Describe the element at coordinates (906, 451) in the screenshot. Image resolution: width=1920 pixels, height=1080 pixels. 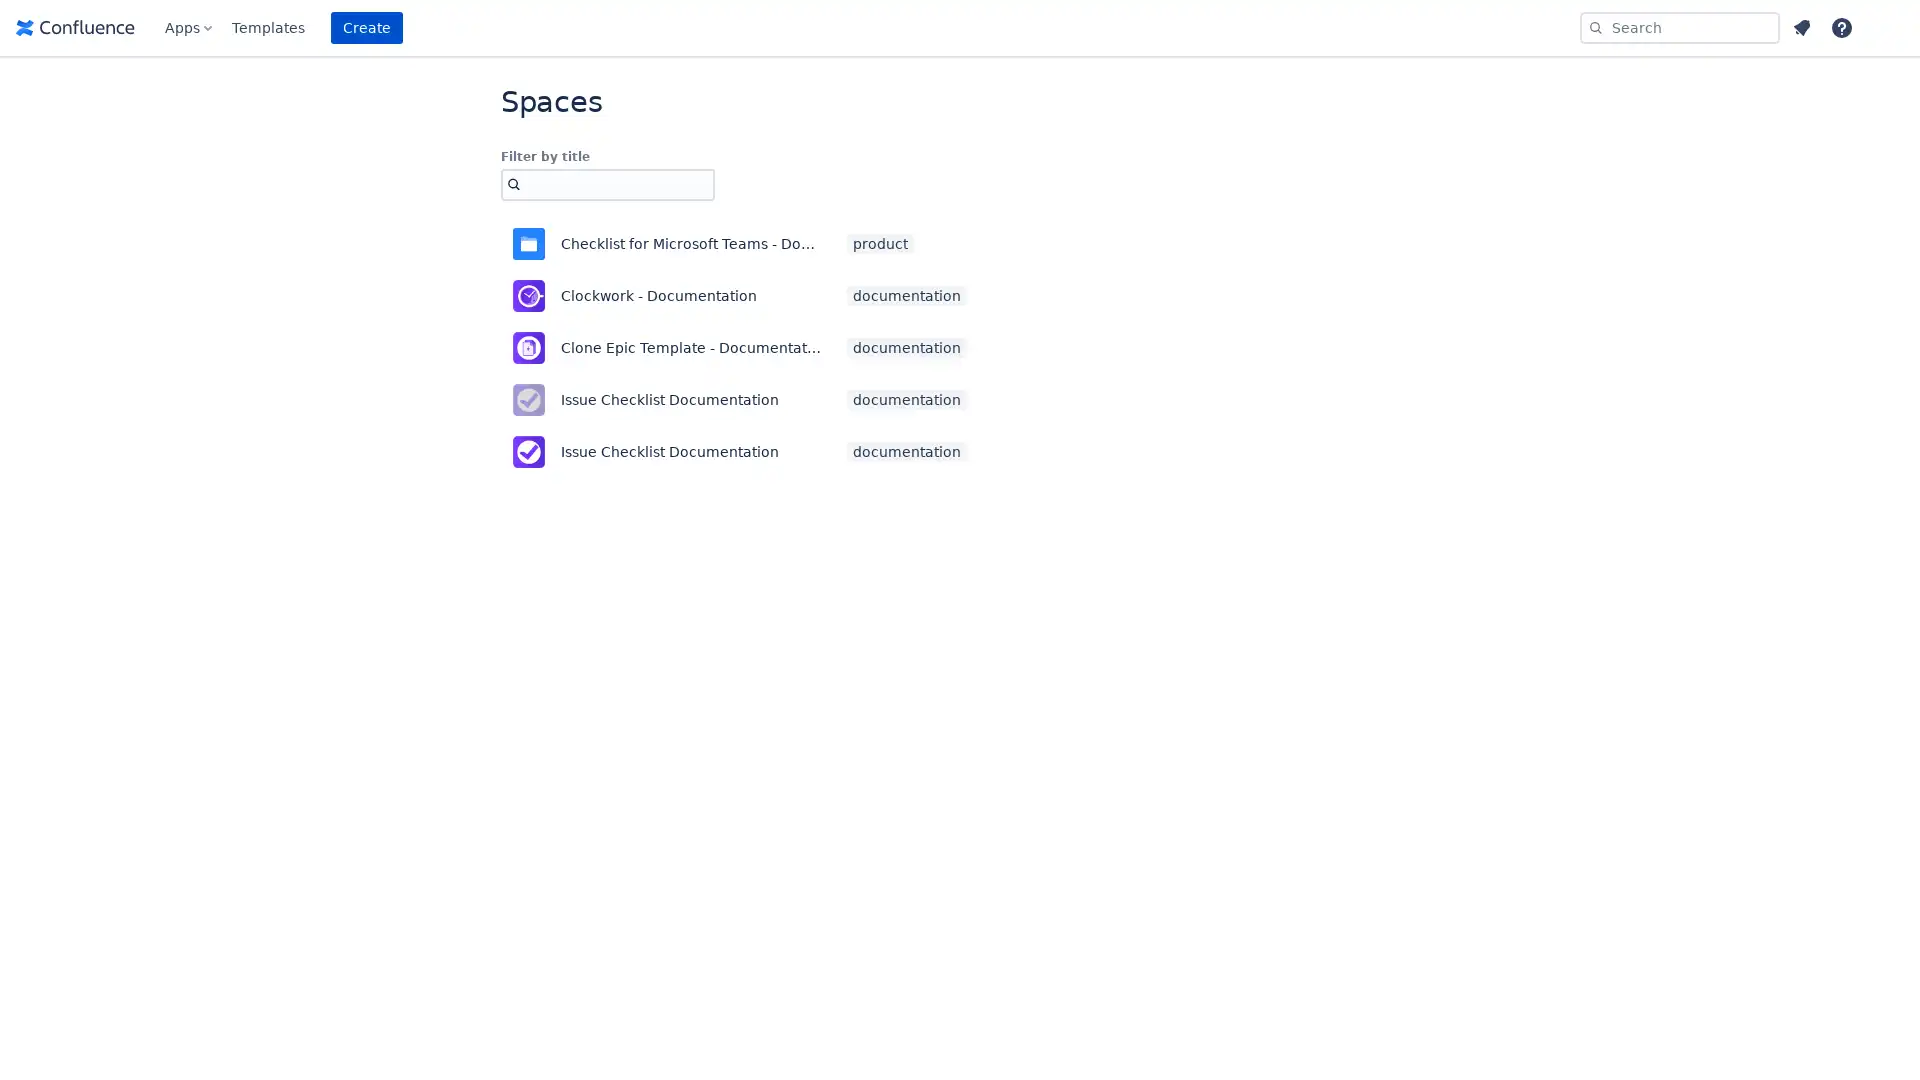
I see `documentation` at that location.